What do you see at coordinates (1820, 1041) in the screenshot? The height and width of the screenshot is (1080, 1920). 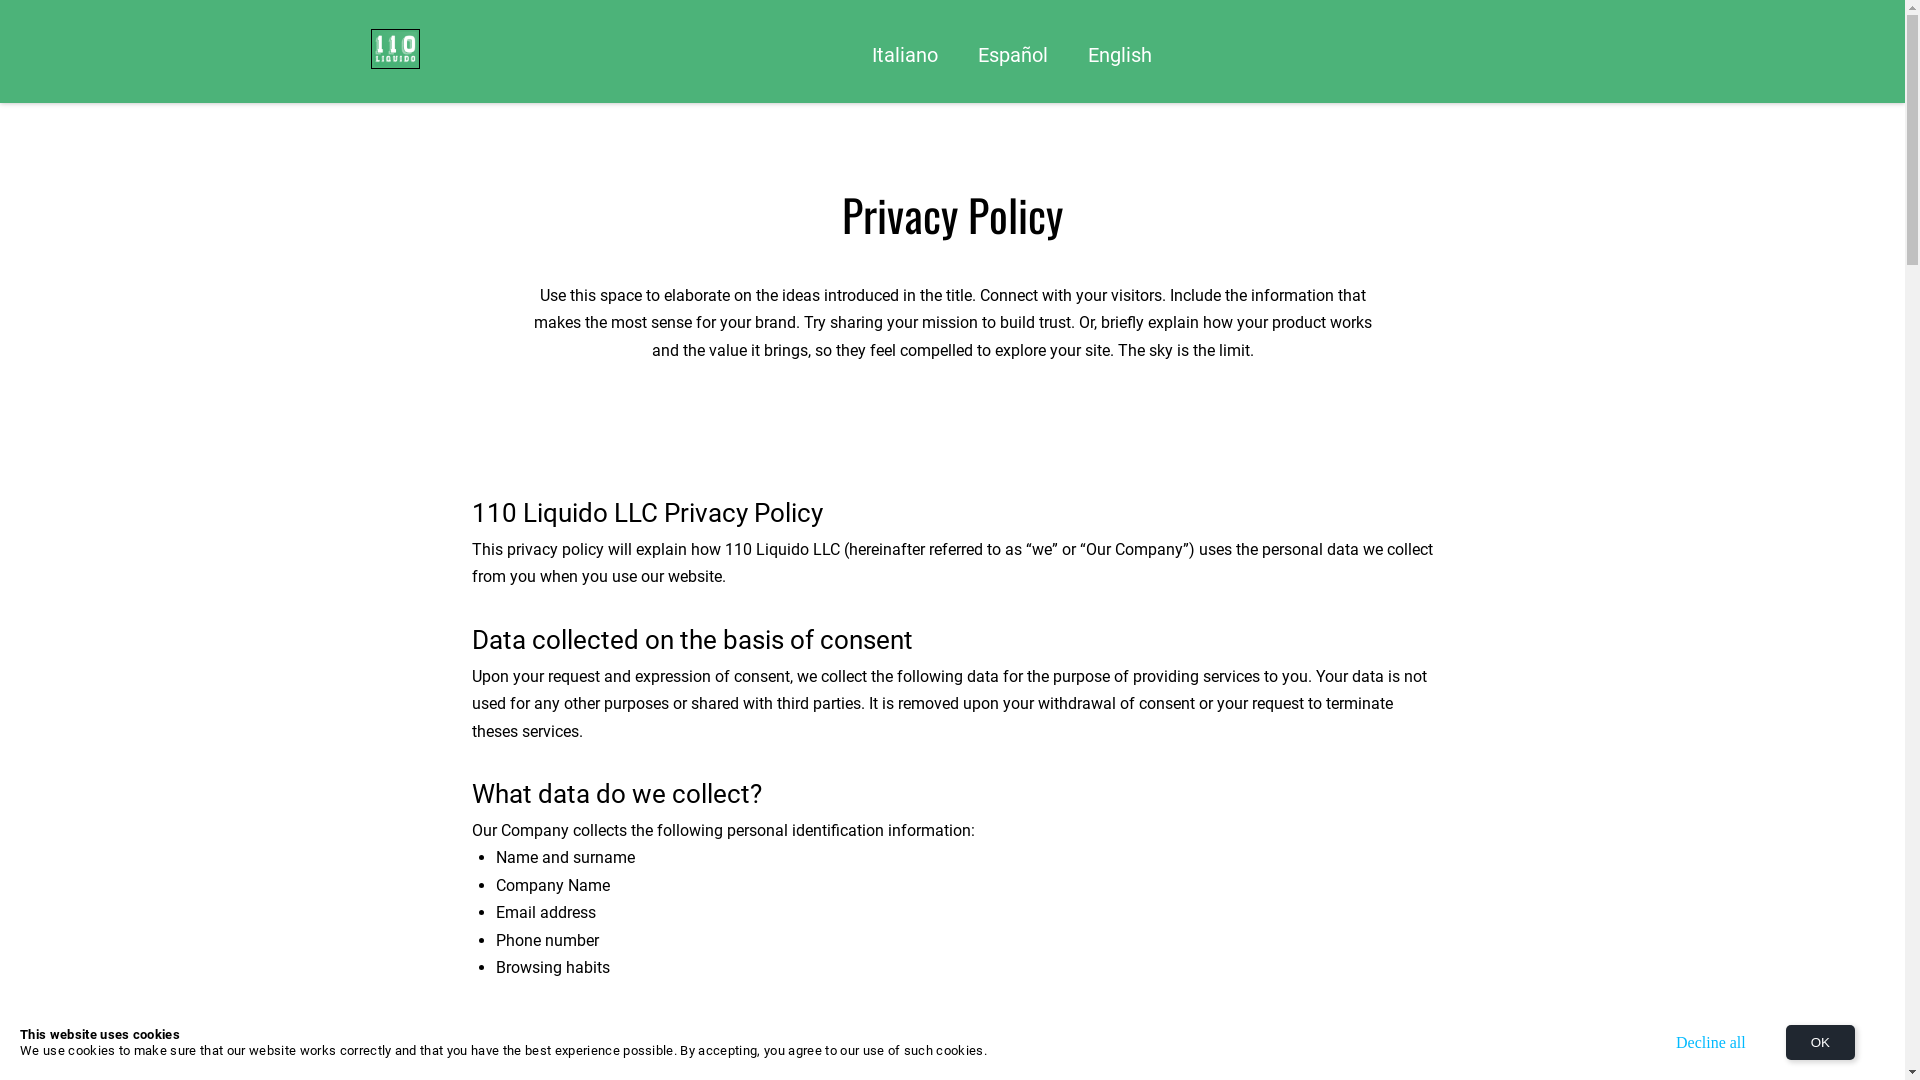 I see `'OK'` at bounding box center [1820, 1041].